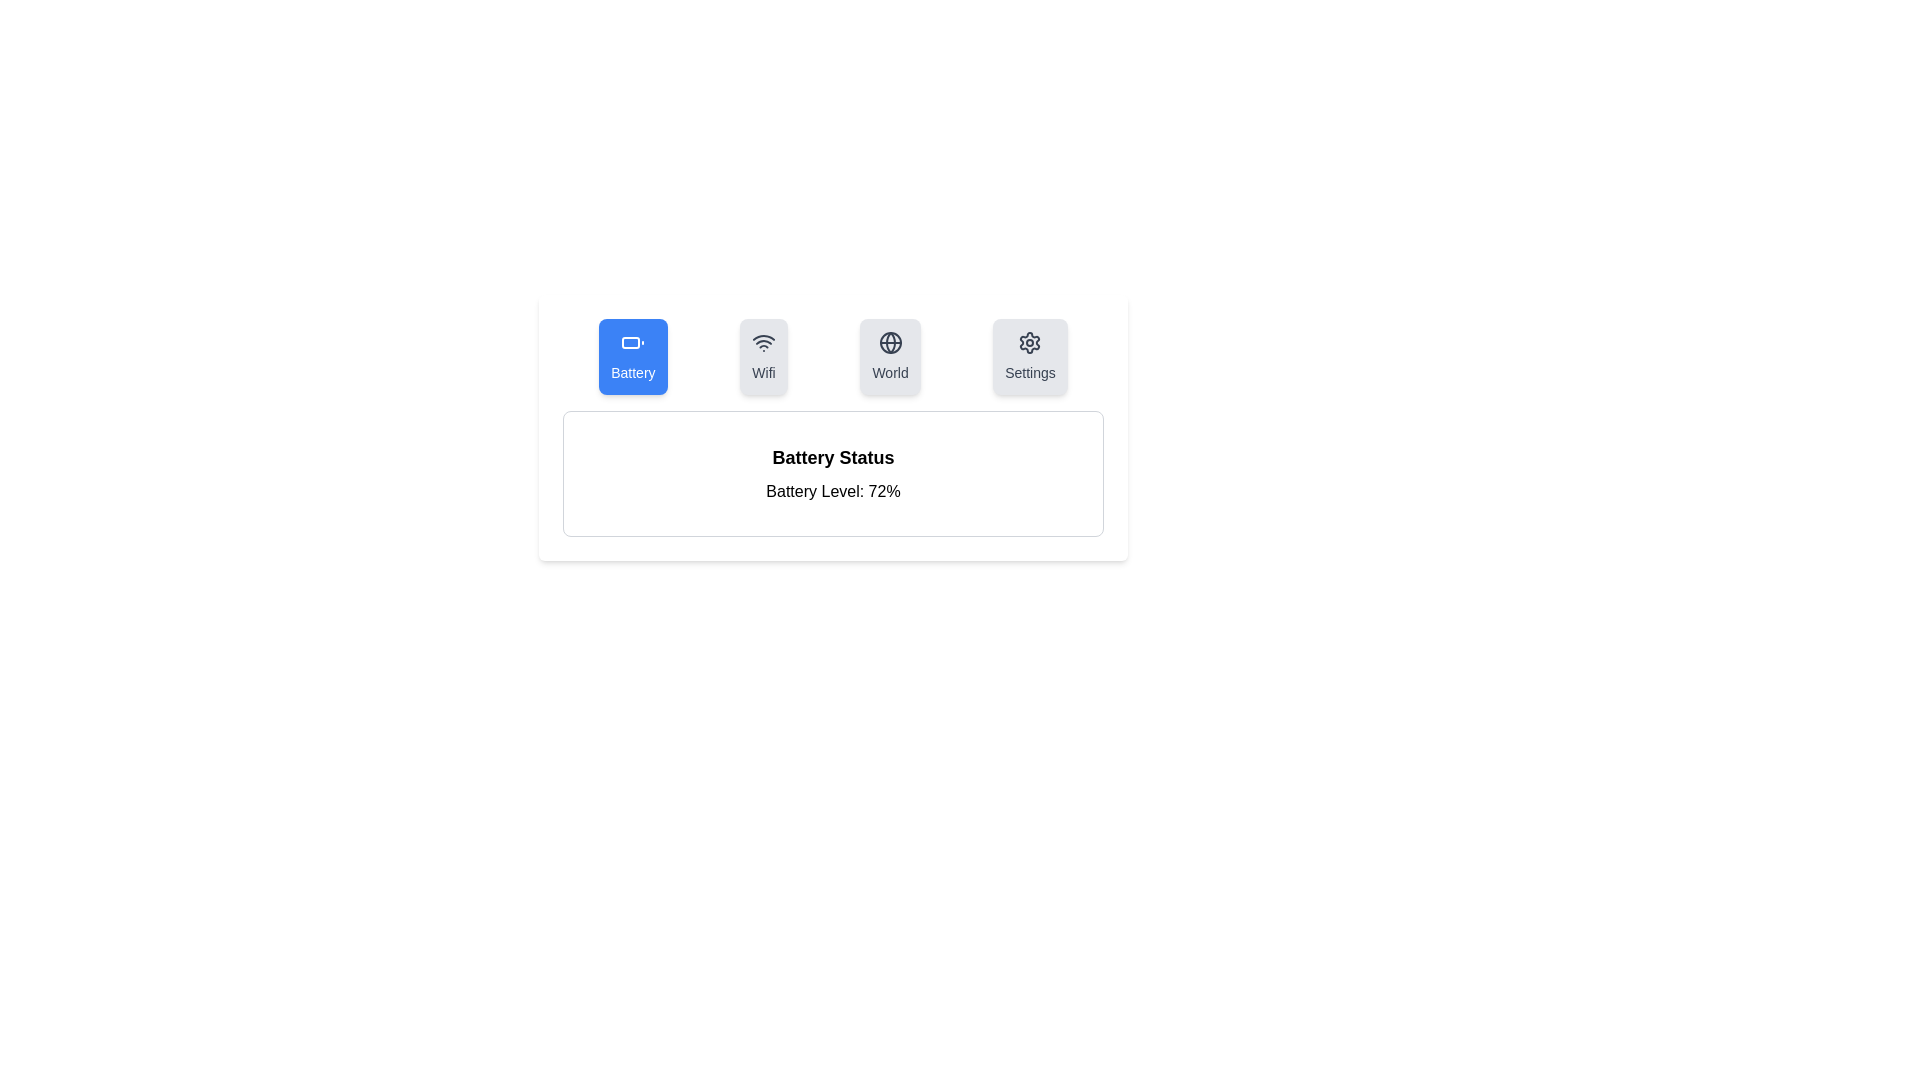 The width and height of the screenshot is (1920, 1080). Describe the element at coordinates (833, 474) in the screenshot. I see `the text area to select the content` at that location.